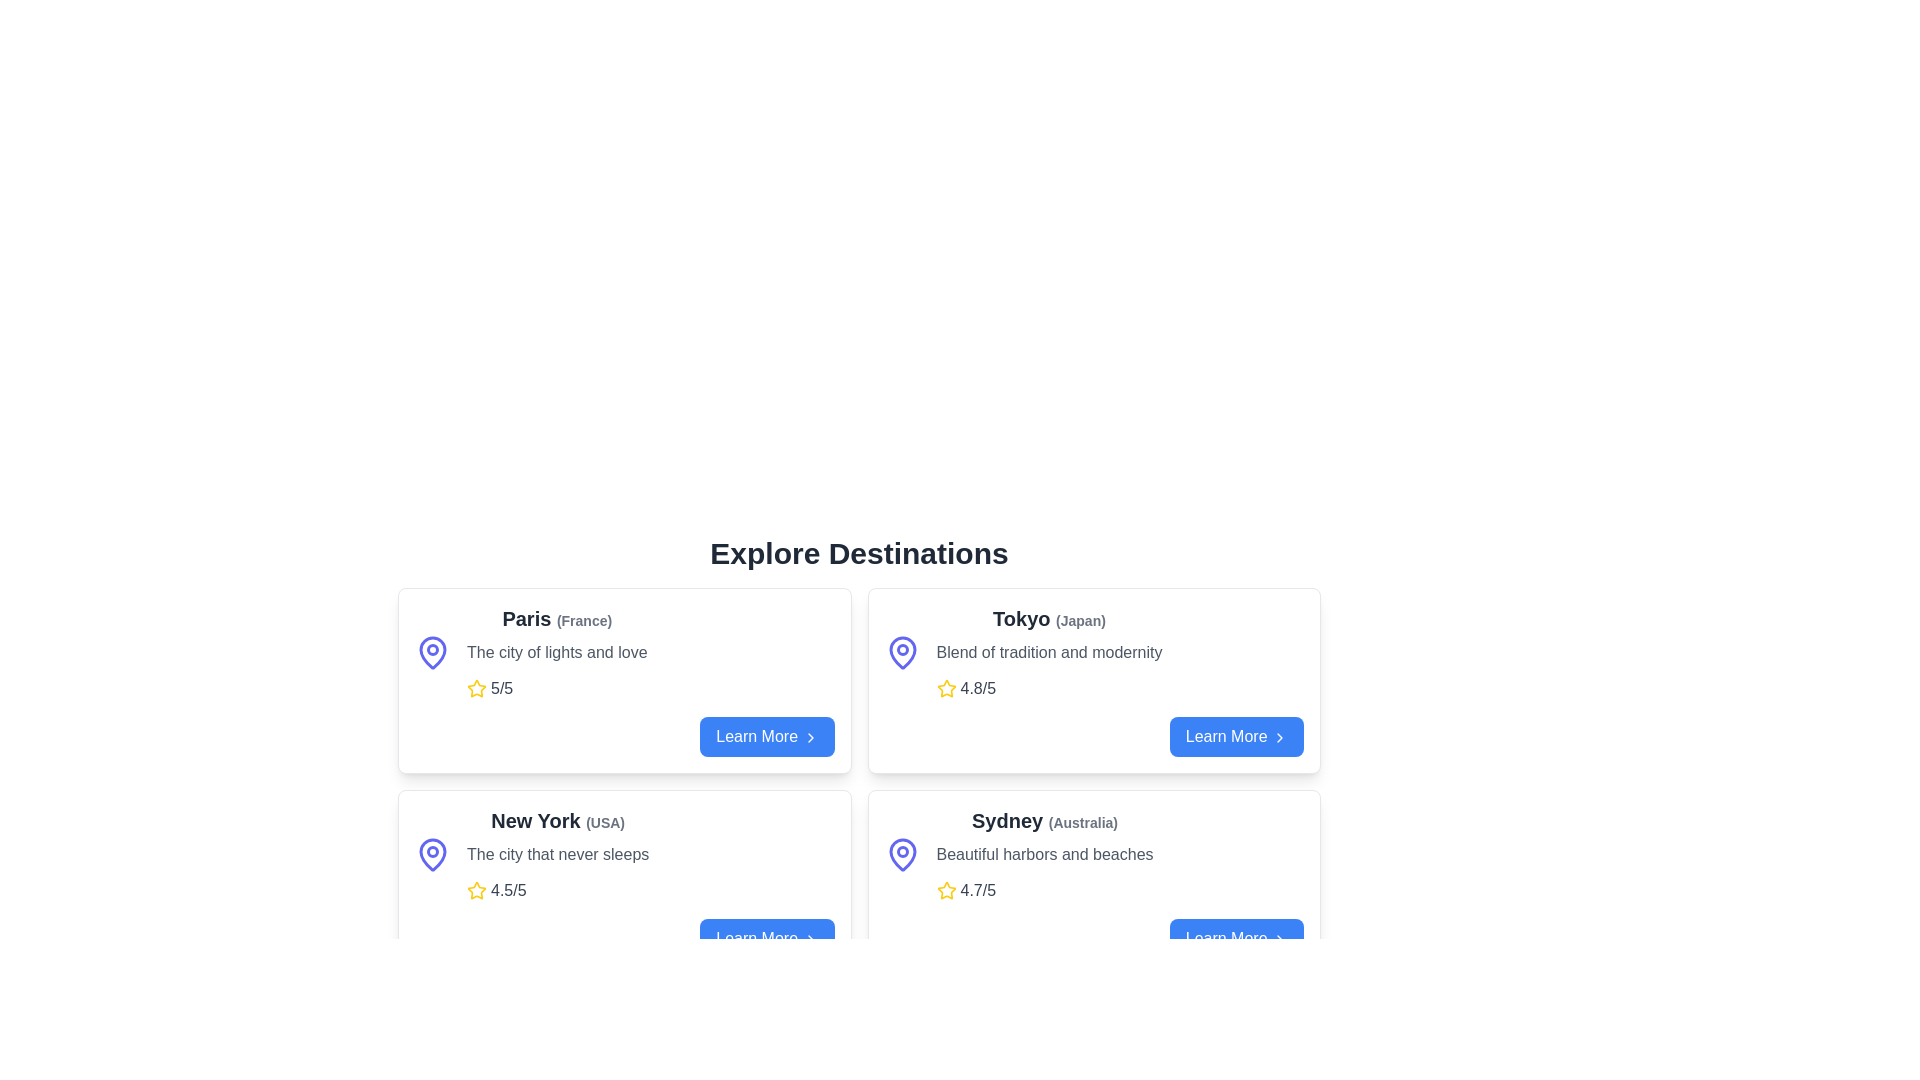  I want to click on the rating text label for the 'New York' destination, which is located below the subtitle 'The city that never sleeps' and grouped with a star icon, so click(508, 890).